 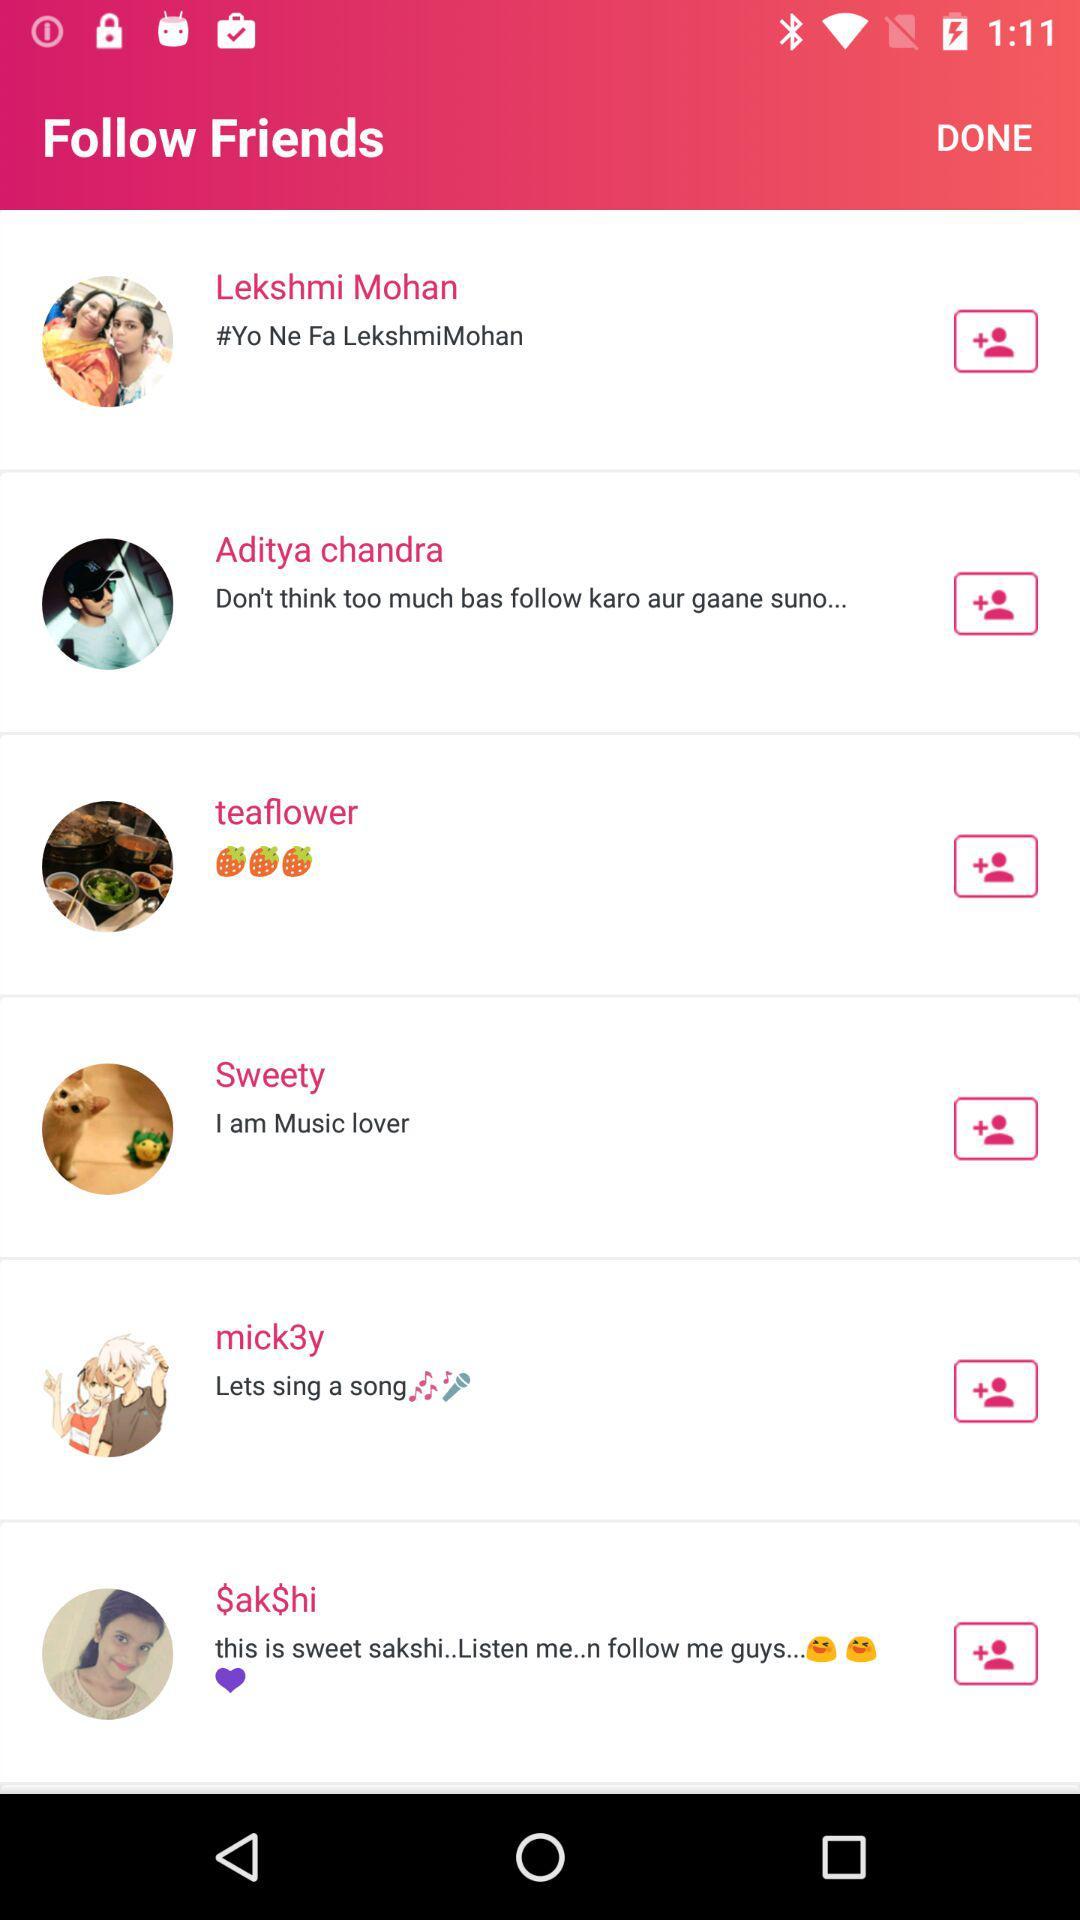 What do you see at coordinates (983, 135) in the screenshot?
I see `item above the lekshmi mohan` at bounding box center [983, 135].